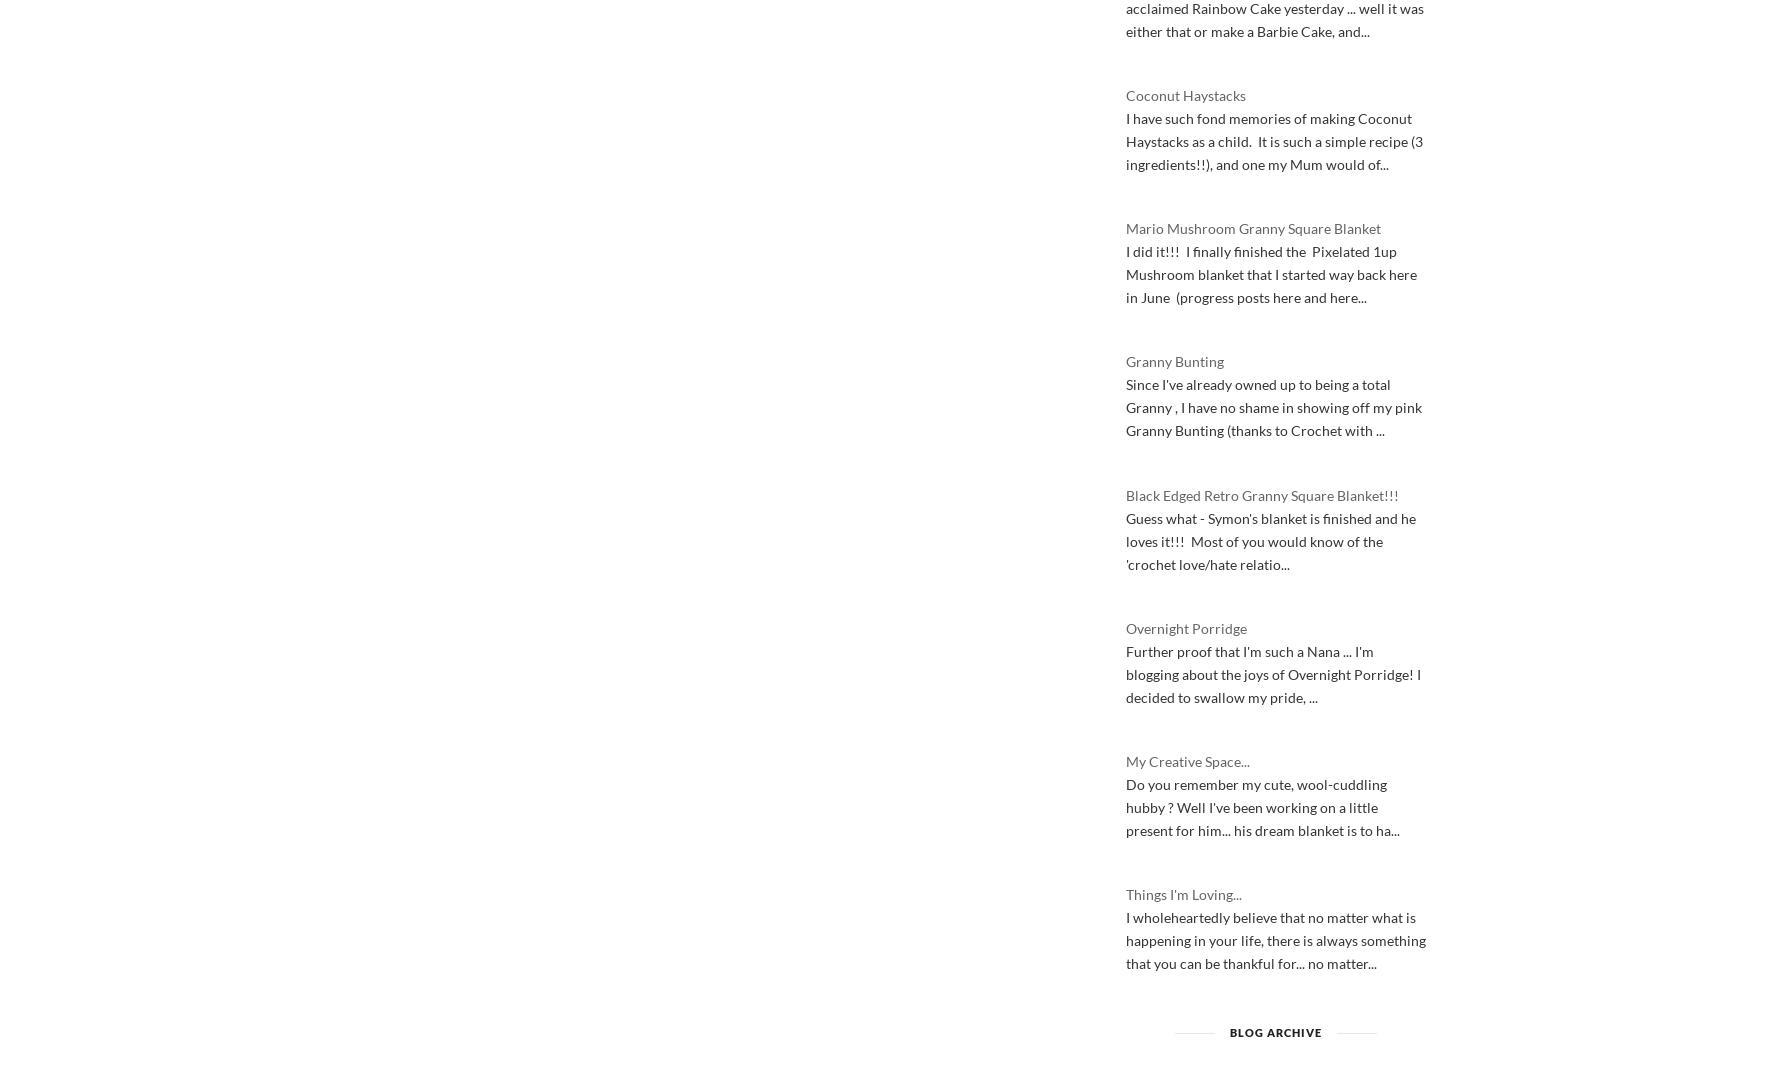  What do you see at coordinates (1275, 940) in the screenshot?
I see `'I wholeheartedly believe that no matter what is happening in your life, there is always something that you can be thankful for... no matter...'` at bounding box center [1275, 940].